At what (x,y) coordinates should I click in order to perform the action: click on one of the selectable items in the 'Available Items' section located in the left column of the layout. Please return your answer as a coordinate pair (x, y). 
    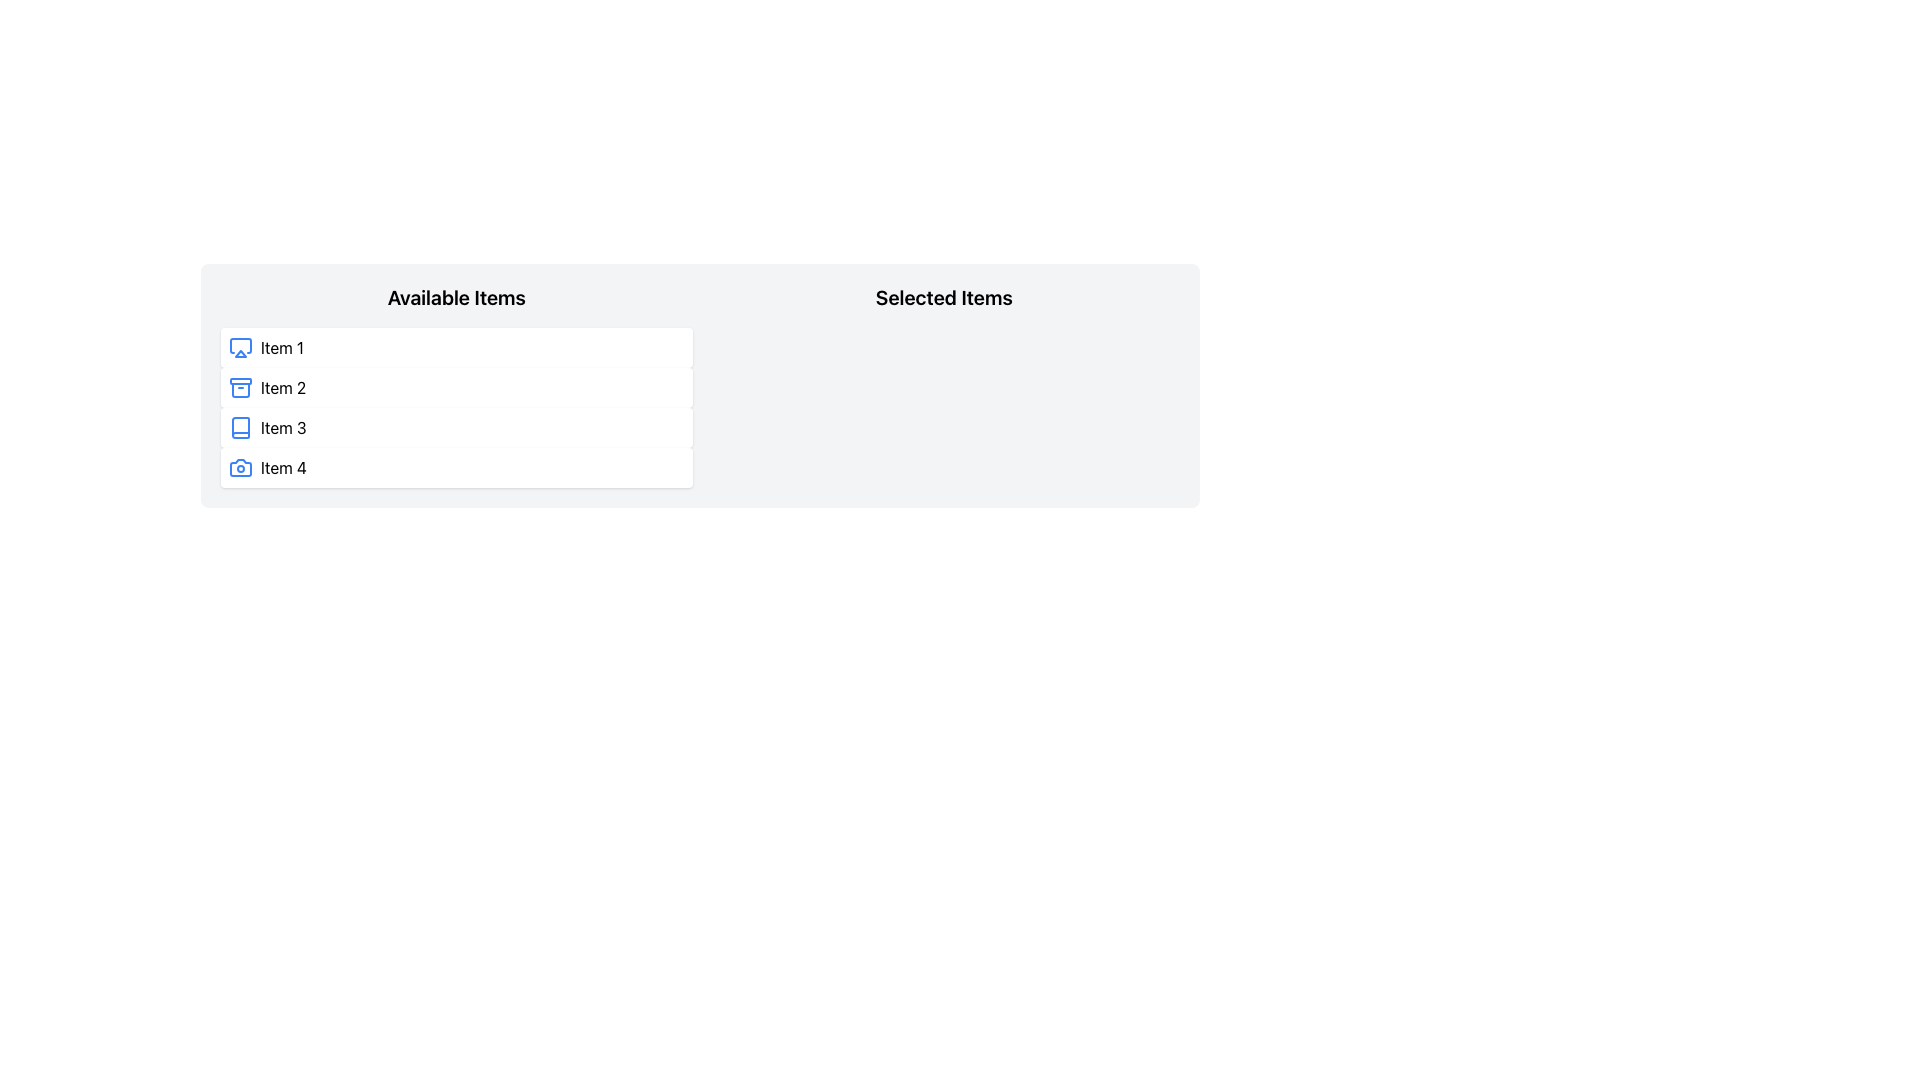
    Looking at the image, I should click on (455, 385).